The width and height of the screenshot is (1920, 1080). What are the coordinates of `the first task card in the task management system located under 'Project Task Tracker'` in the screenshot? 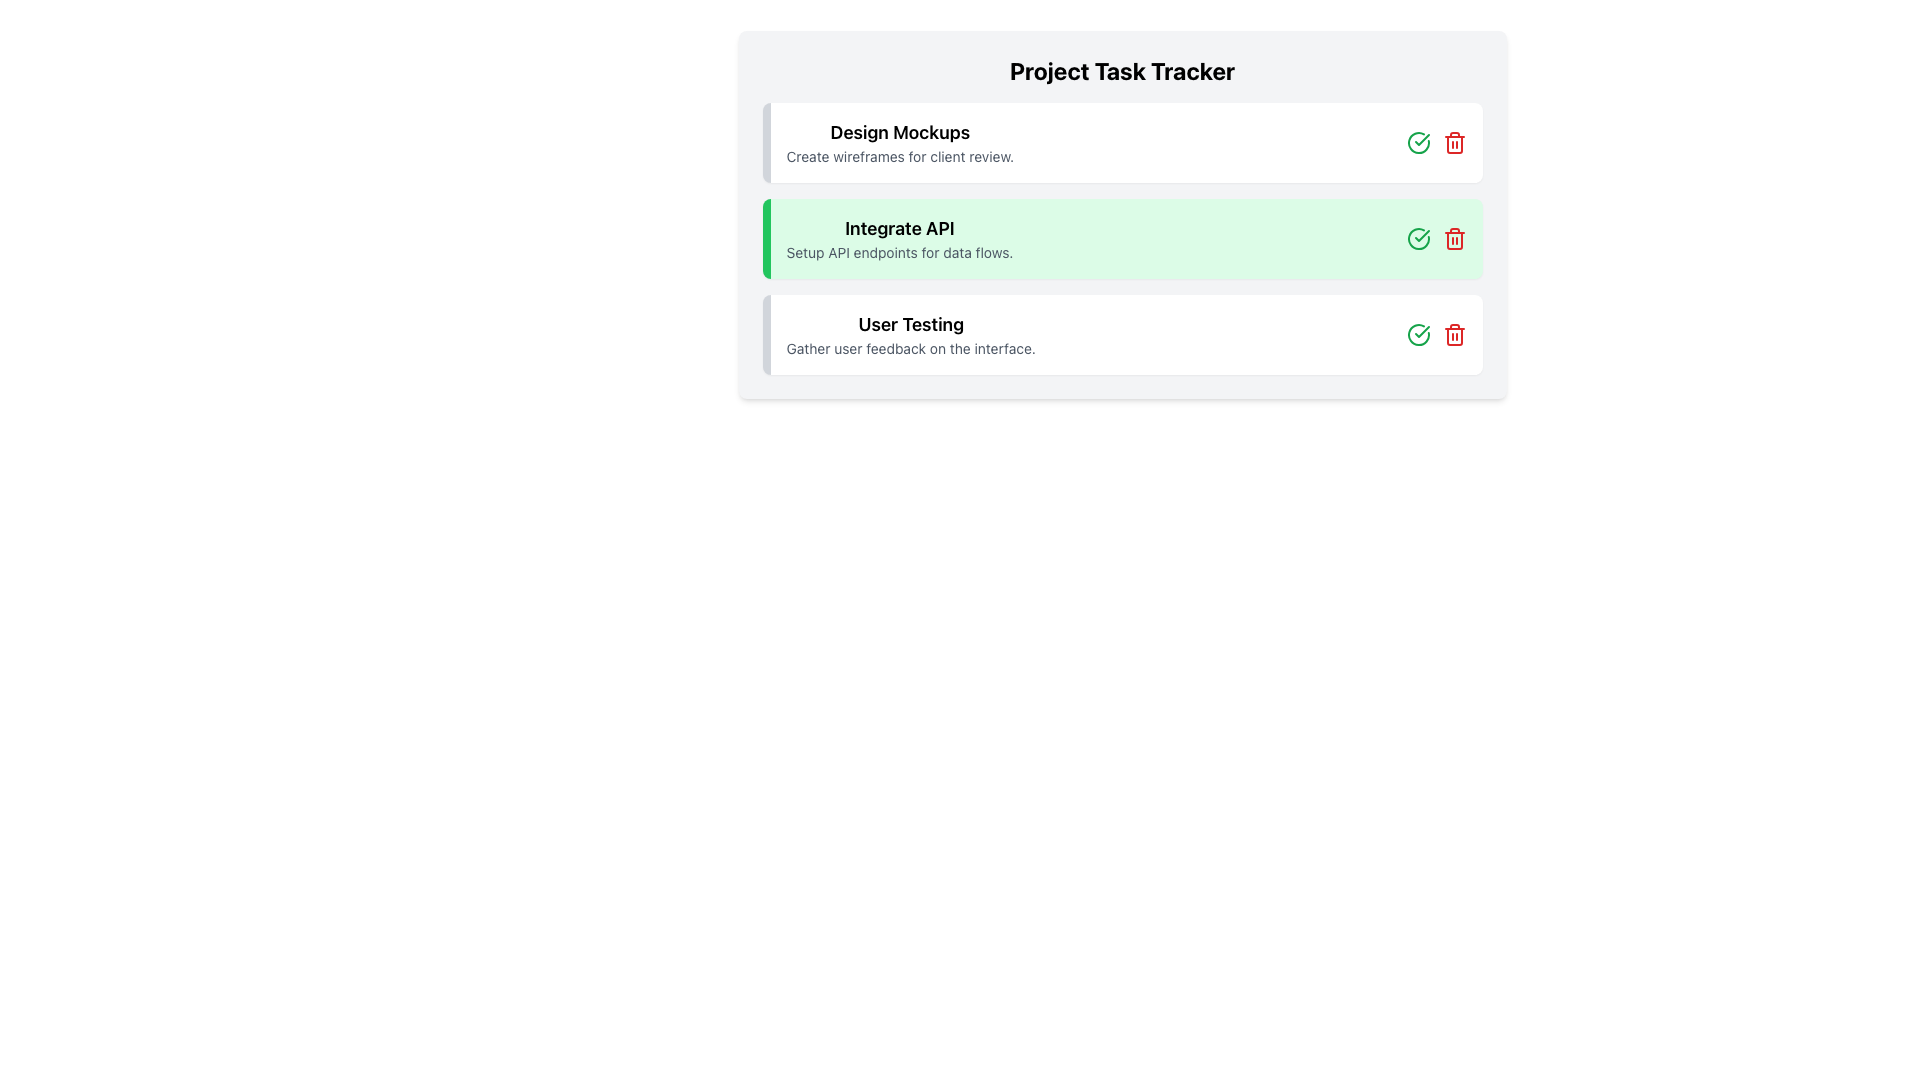 It's located at (1122, 141).